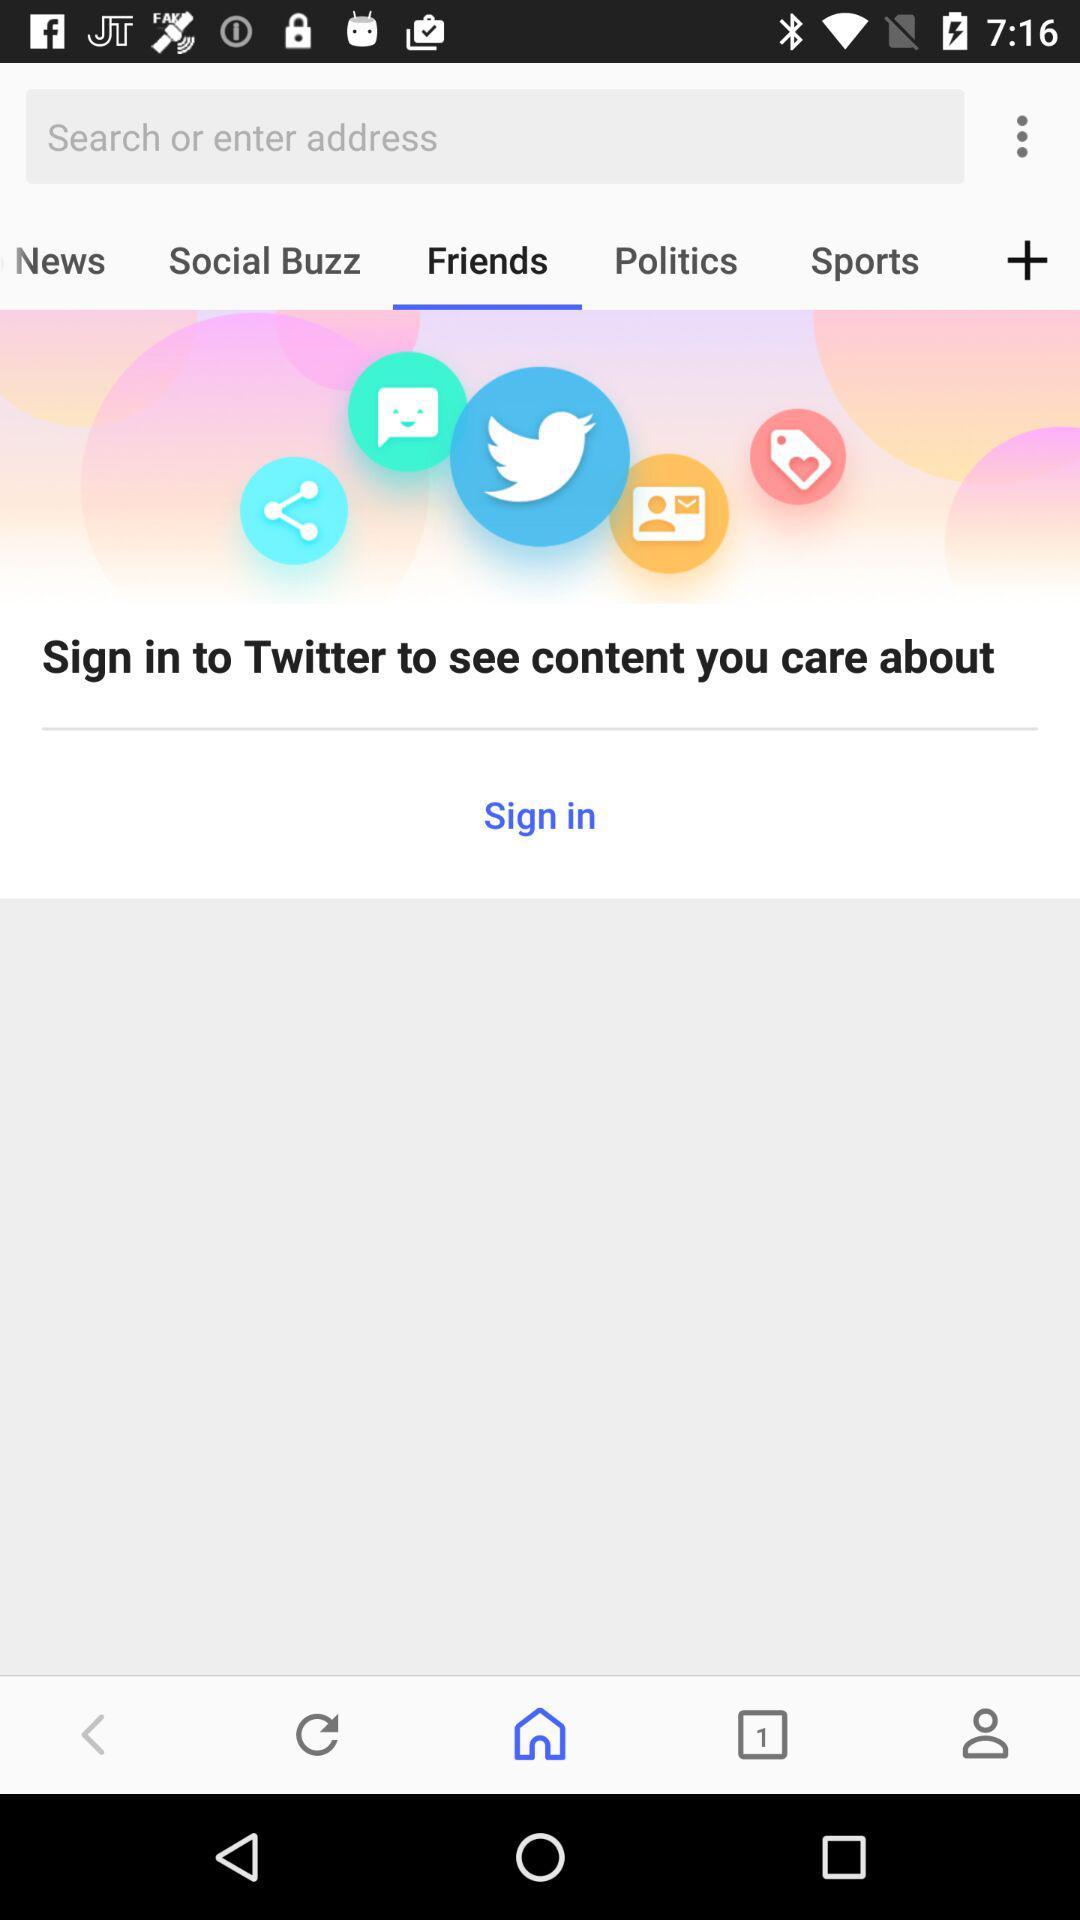 The image size is (1080, 1920). Describe the element at coordinates (1027, 258) in the screenshot. I see `the icon to the right of the sports` at that location.